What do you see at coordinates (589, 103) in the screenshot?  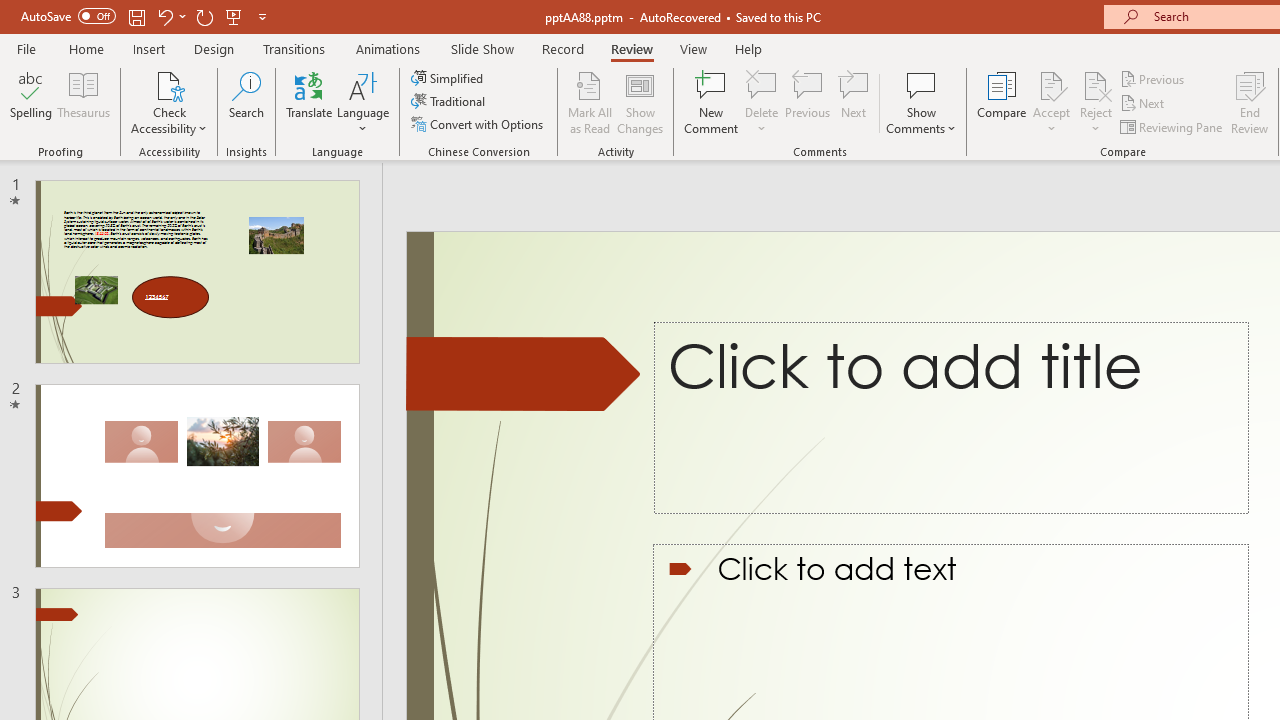 I see `'Mark All as Read'` at bounding box center [589, 103].